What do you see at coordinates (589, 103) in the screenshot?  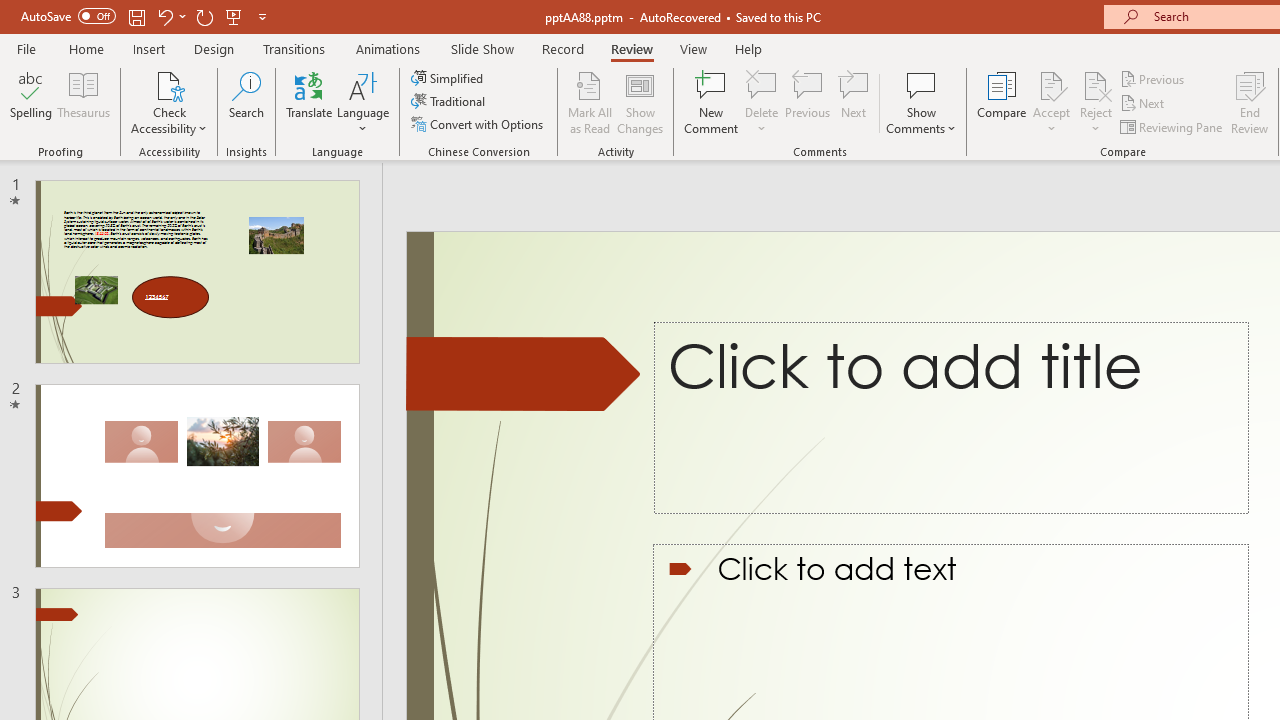 I see `'Mark All as Read'` at bounding box center [589, 103].